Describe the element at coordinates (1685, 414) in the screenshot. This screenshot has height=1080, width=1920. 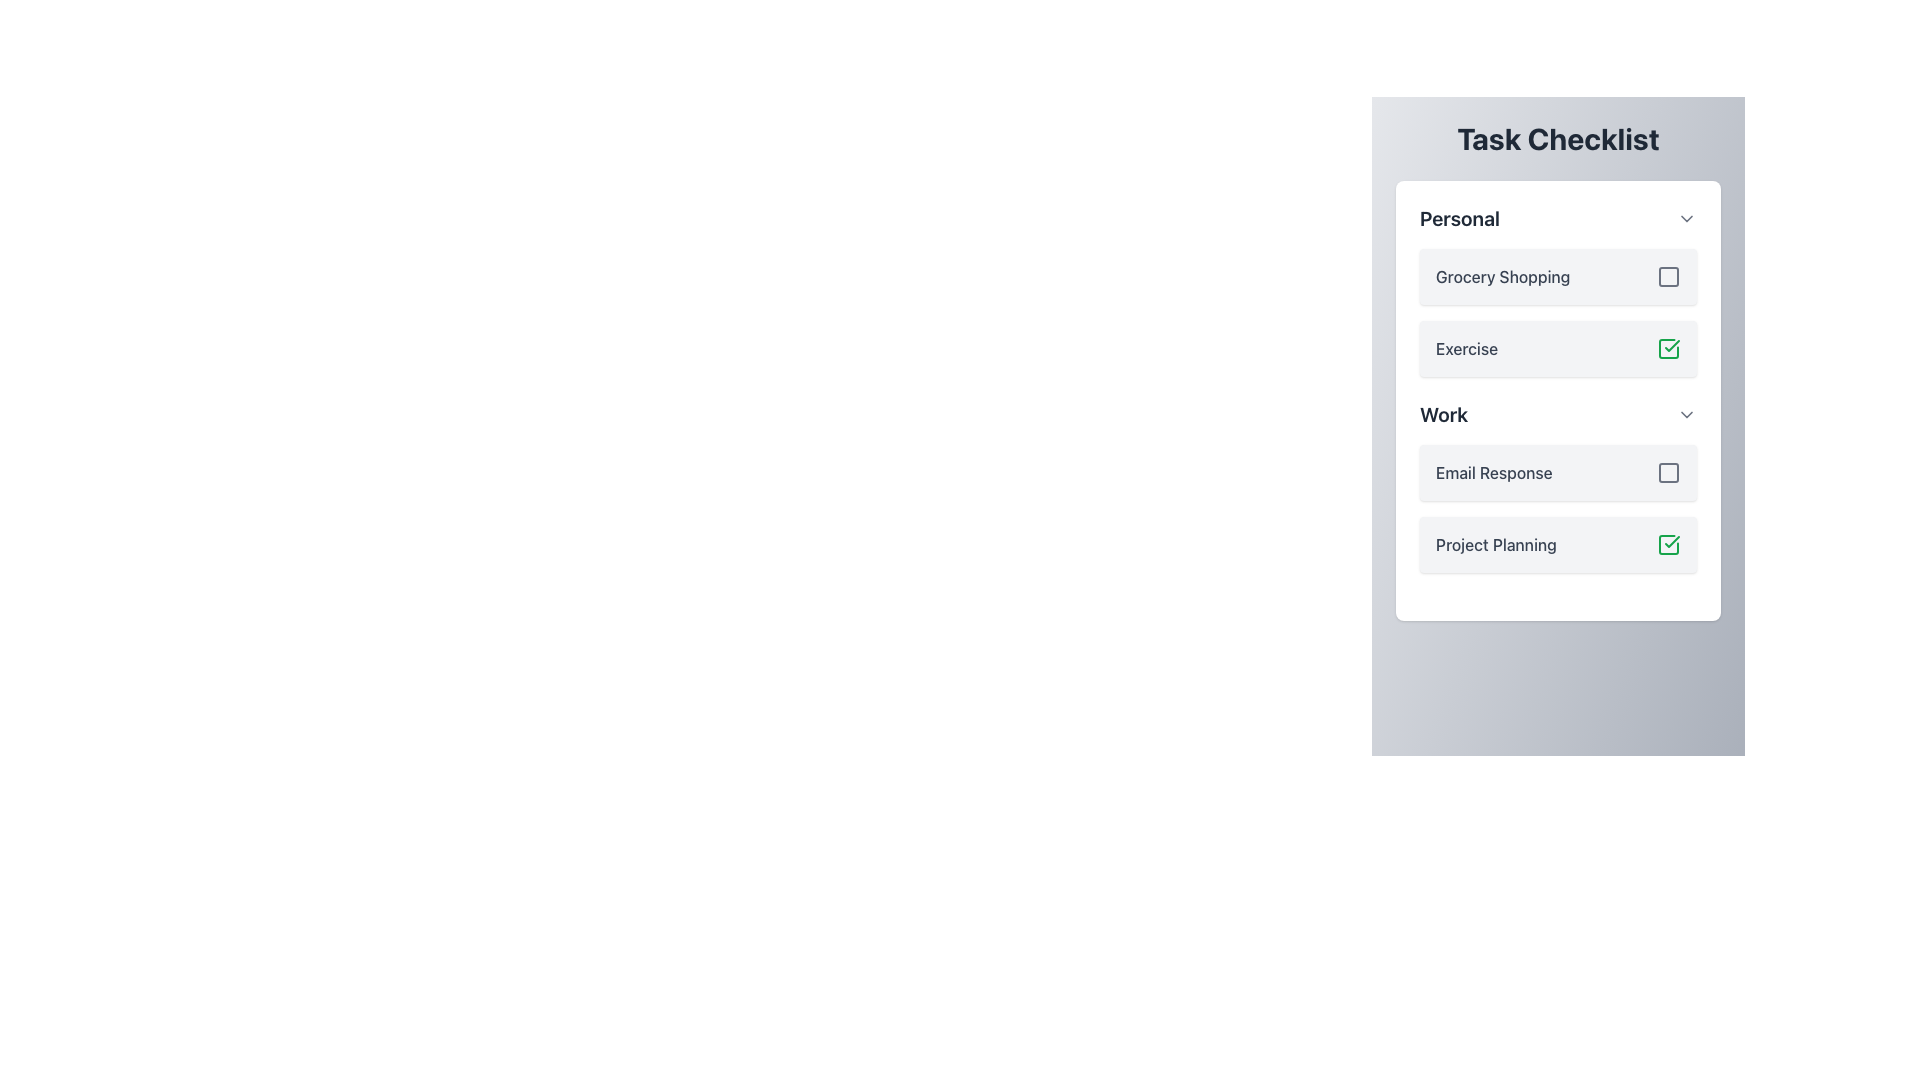
I see `the downward arrow icon located to the right of the 'Work' text in the Task Checklist interface` at that location.